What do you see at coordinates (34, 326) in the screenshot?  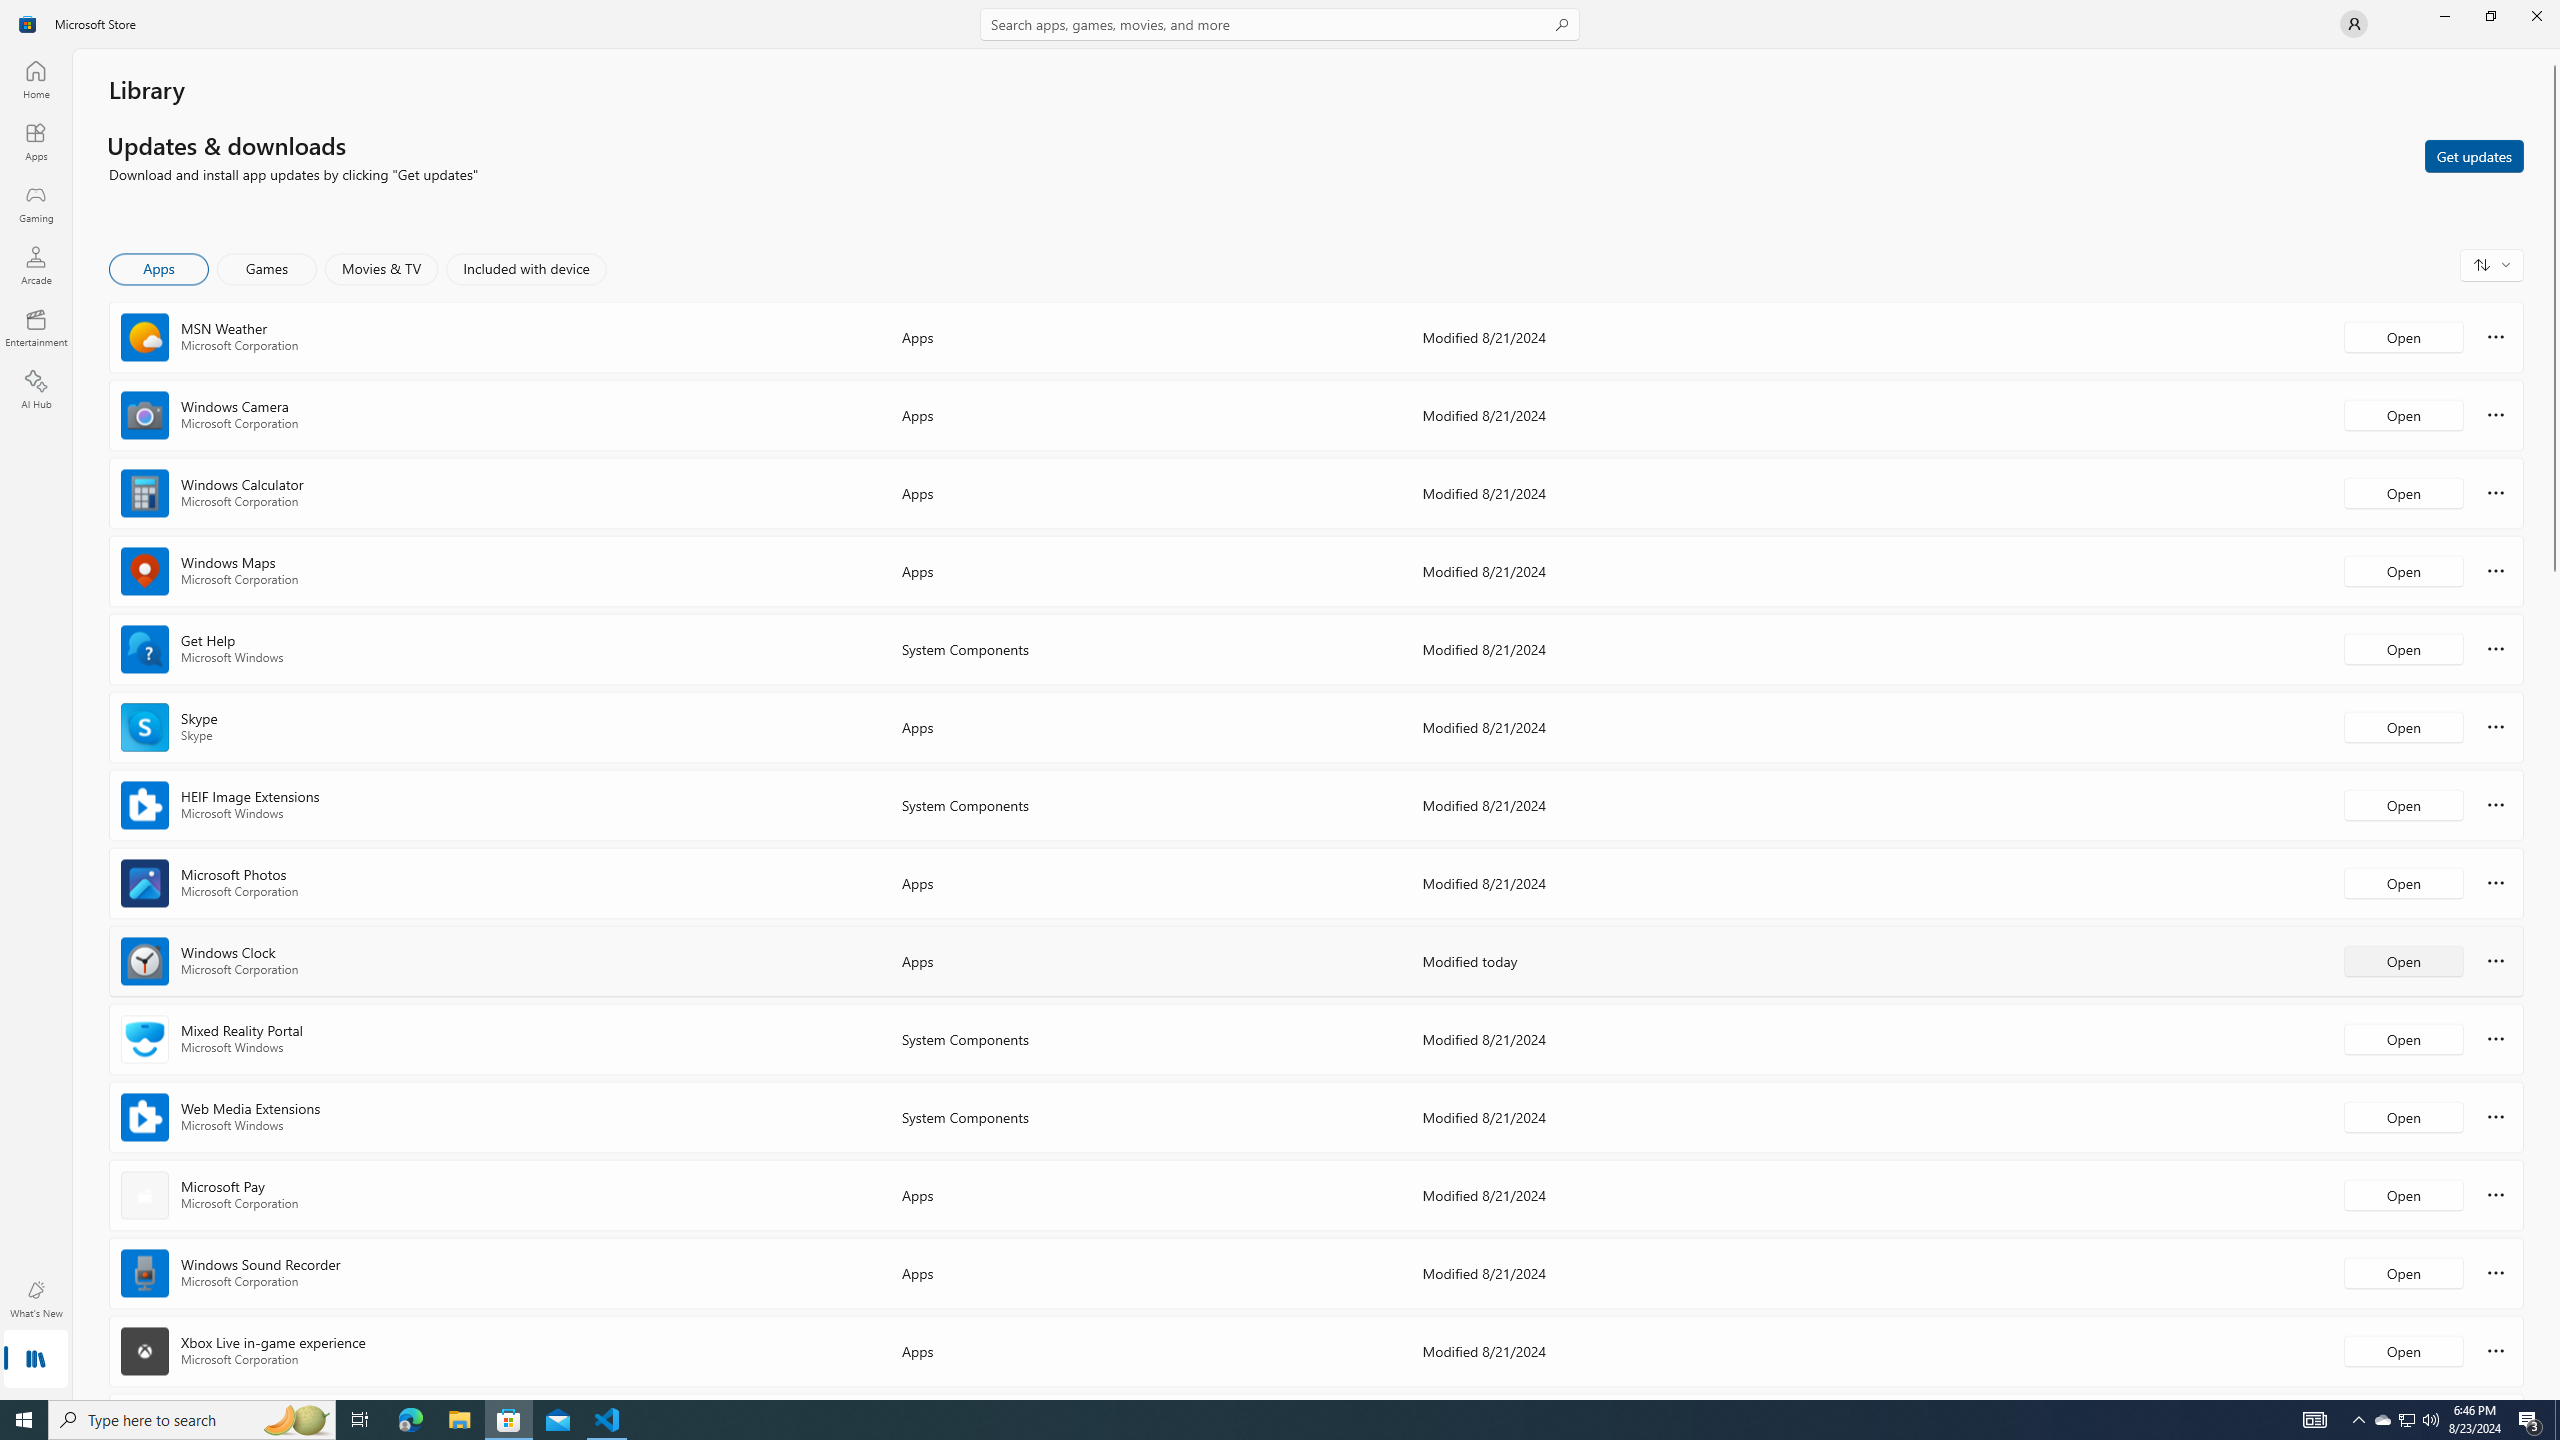 I see `'Entertainment'` at bounding box center [34, 326].